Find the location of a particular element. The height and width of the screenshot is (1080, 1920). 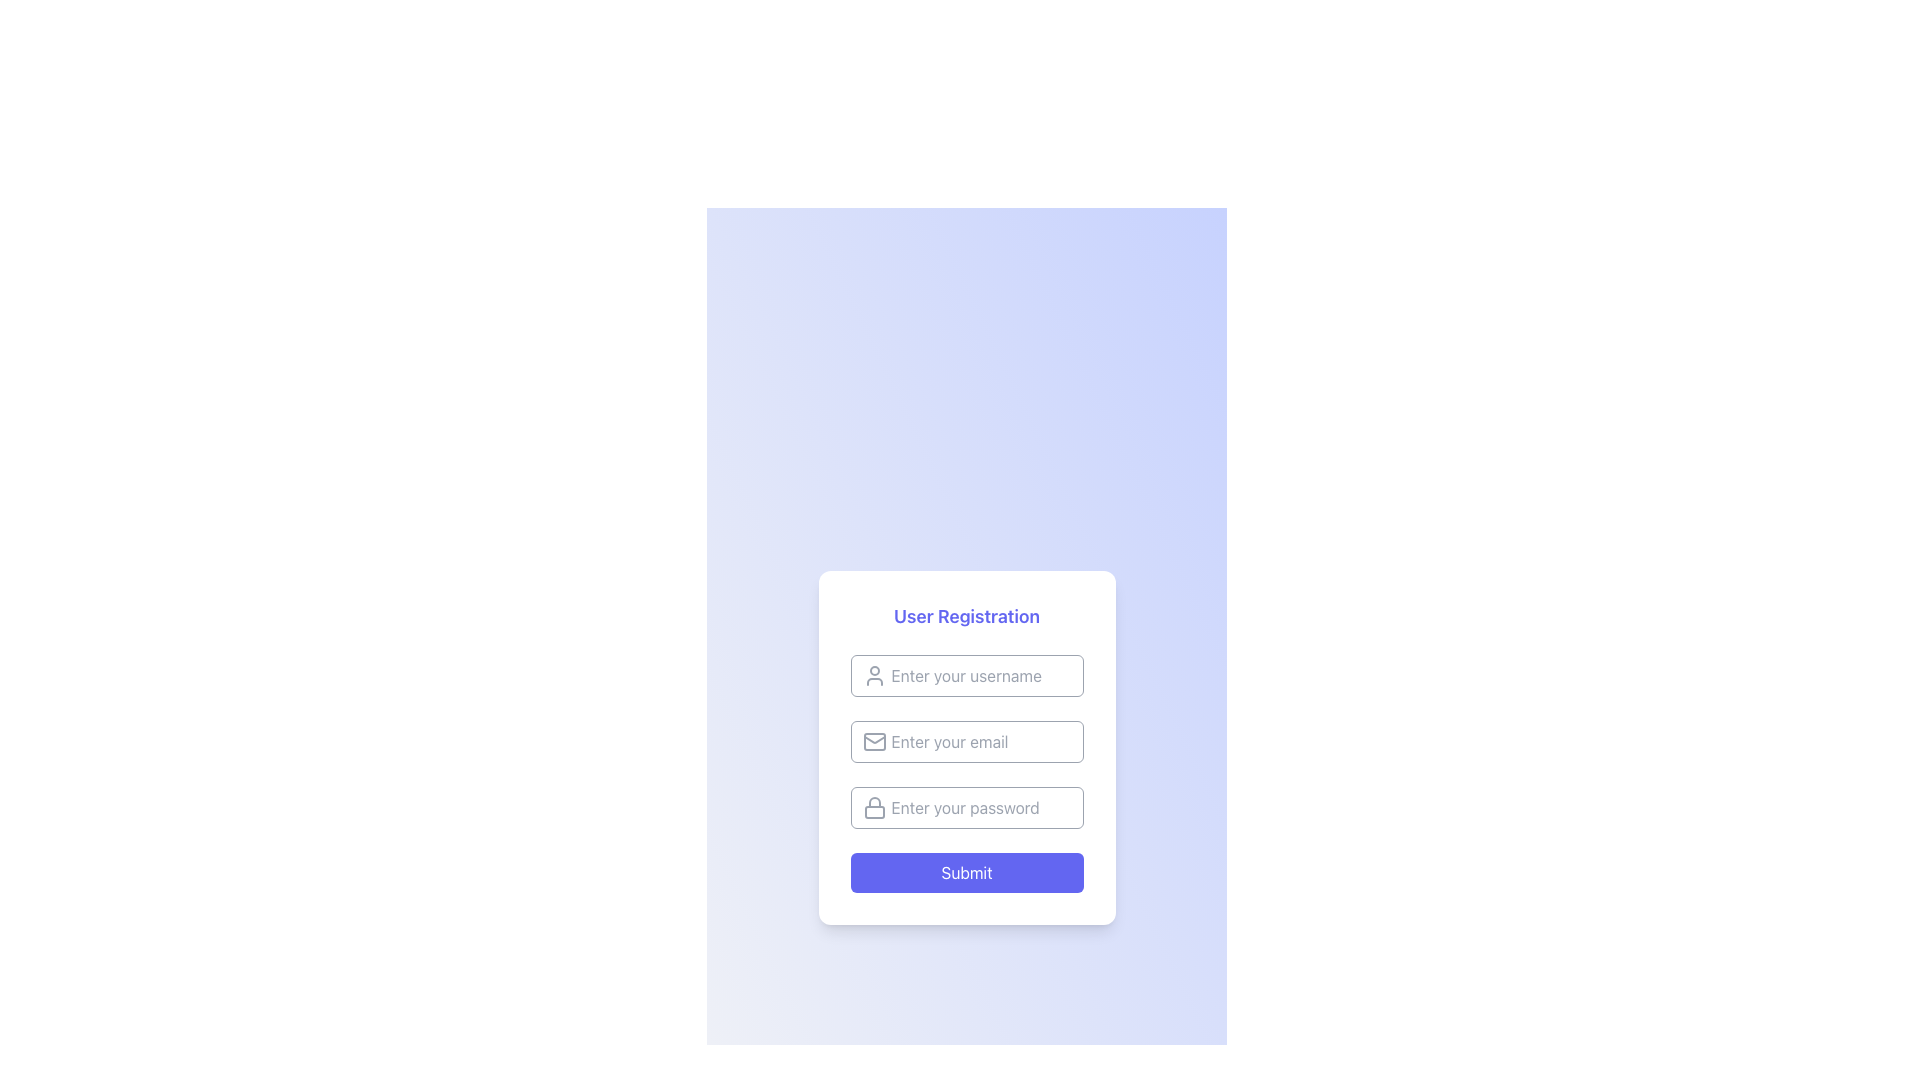

the user silhouette SVG icon located at the left side of the first input field in the 'User Registration' form is located at coordinates (874, 675).